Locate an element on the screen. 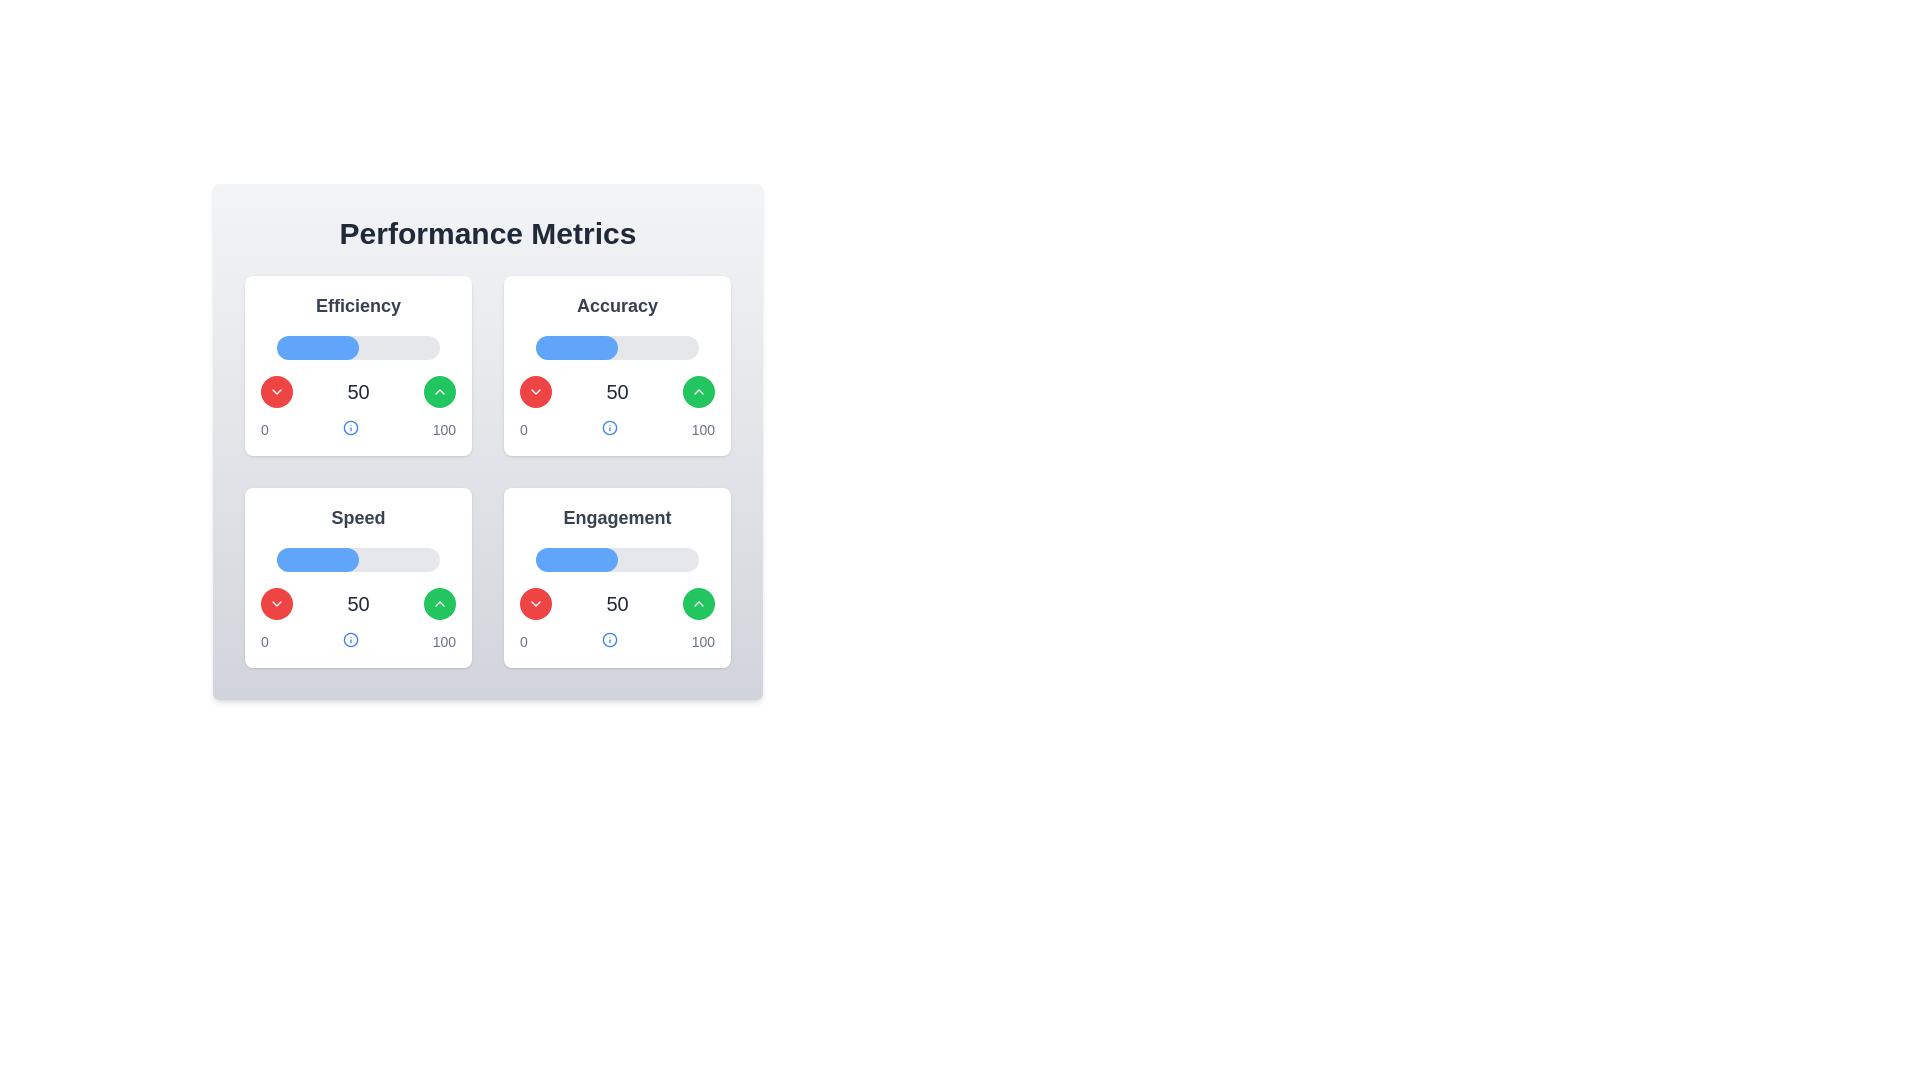 The image size is (1920, 1080). the central number display showing '50' in bold gray font, which is located in the middle of the 'Accuracy' performance card is located at coordinates (616, 392).